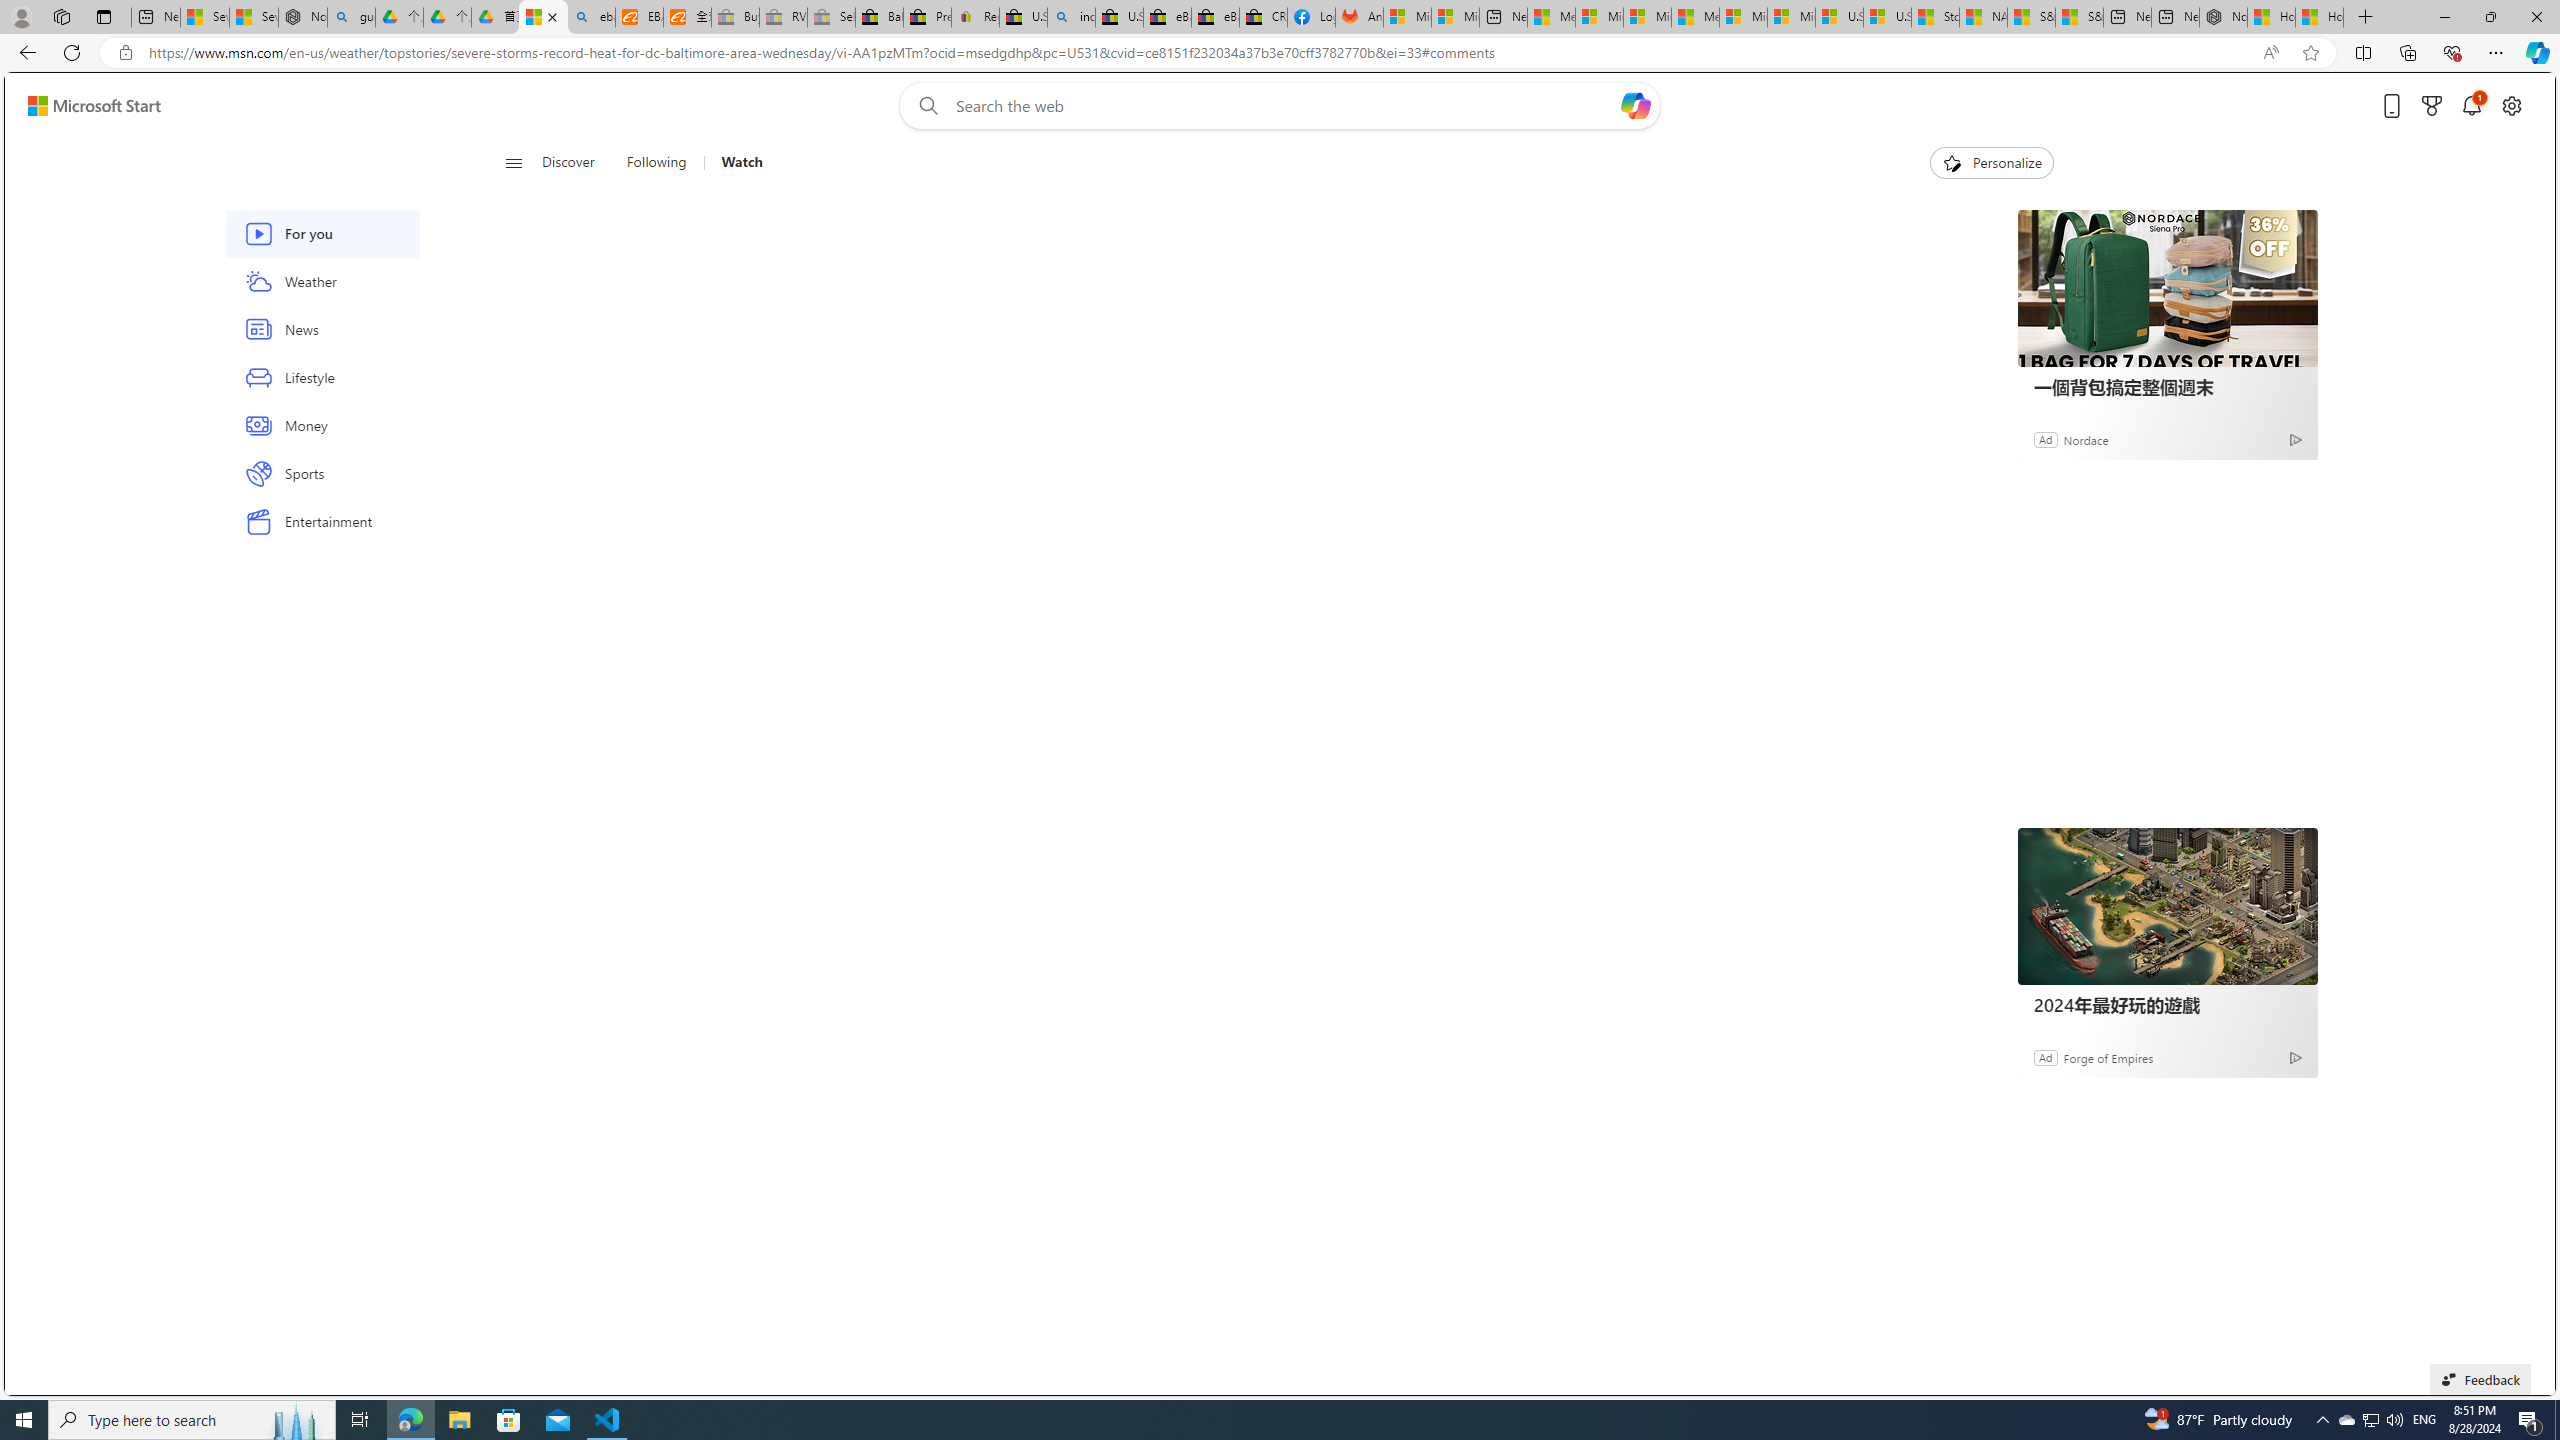 The width and height of the screenshot is (2560, 1440). I want to click on 'U.S. State Privacy Disclosures - eBay Inc.', so click(1120, 16).